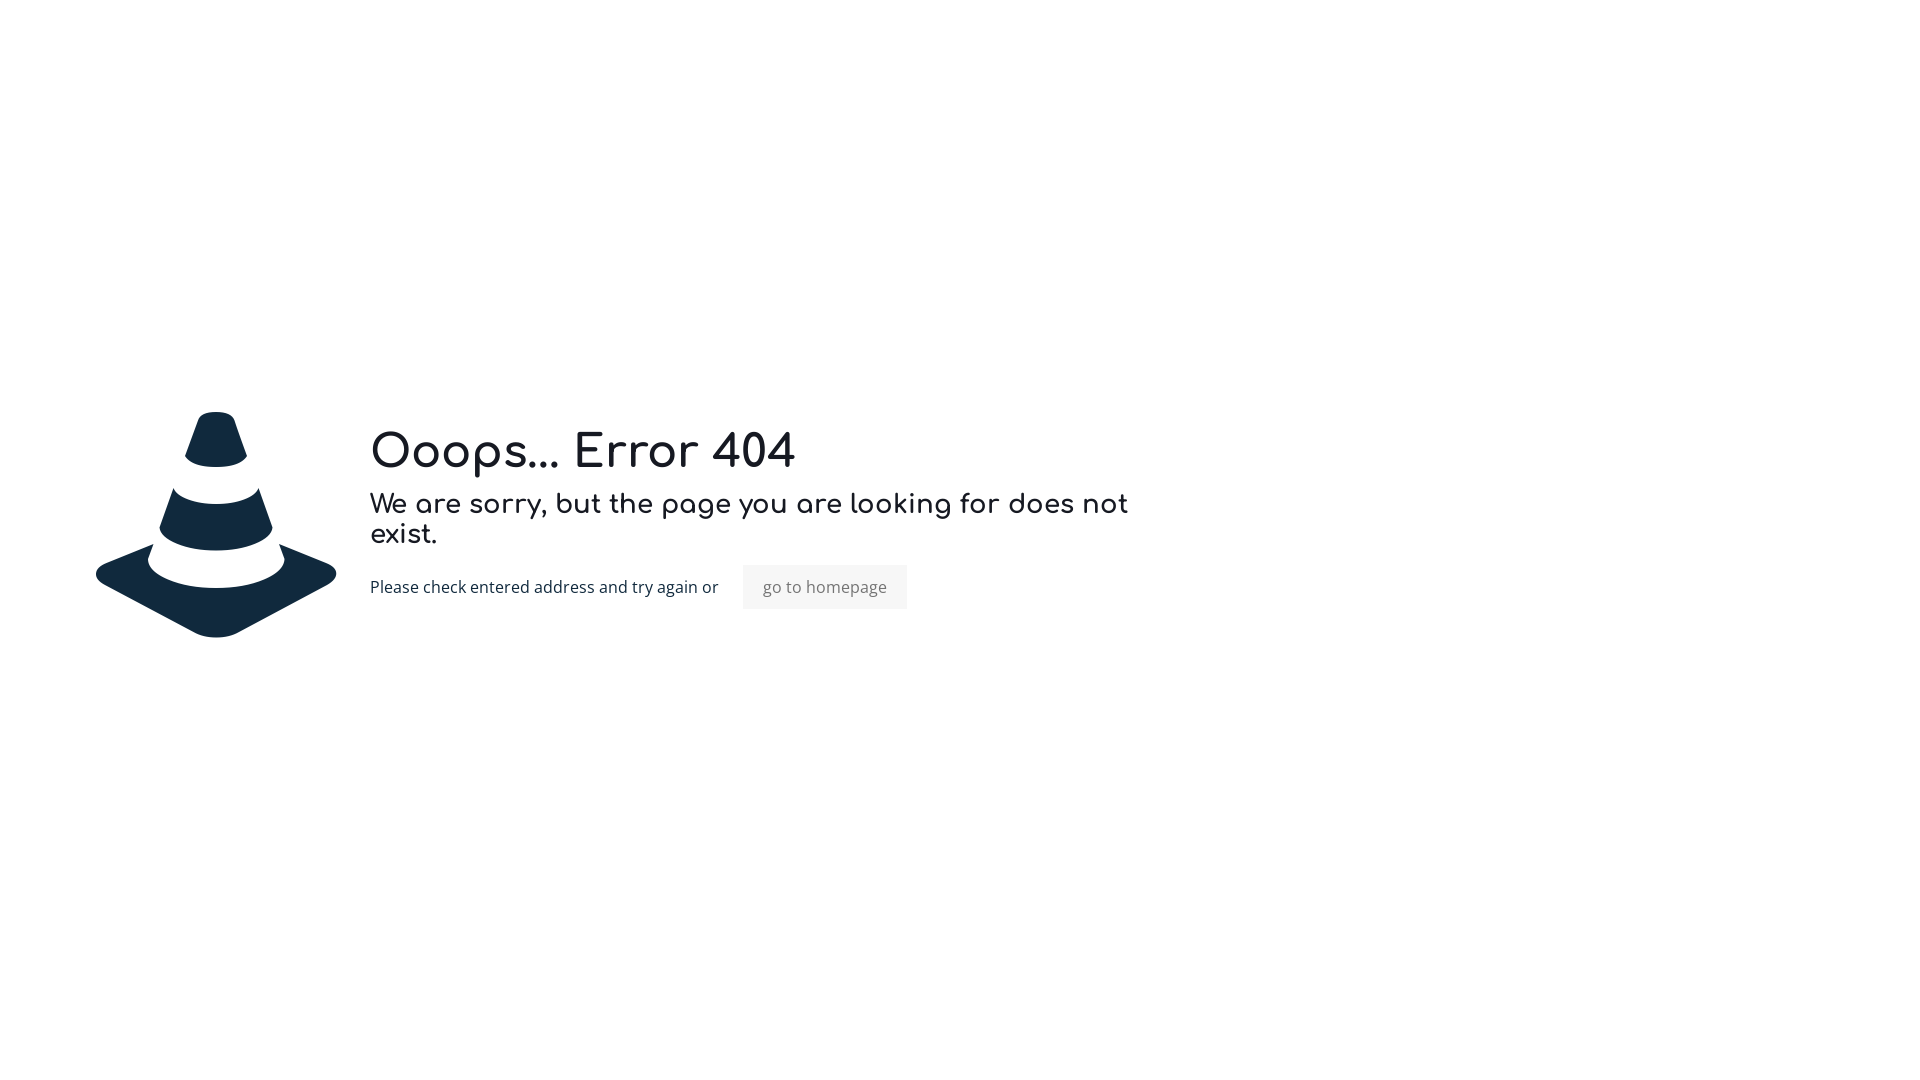 The image size is (1920, 1080). Describe the element at coordinates (825, 585) in the screenshot. I see `'go to homepage'` at that location.